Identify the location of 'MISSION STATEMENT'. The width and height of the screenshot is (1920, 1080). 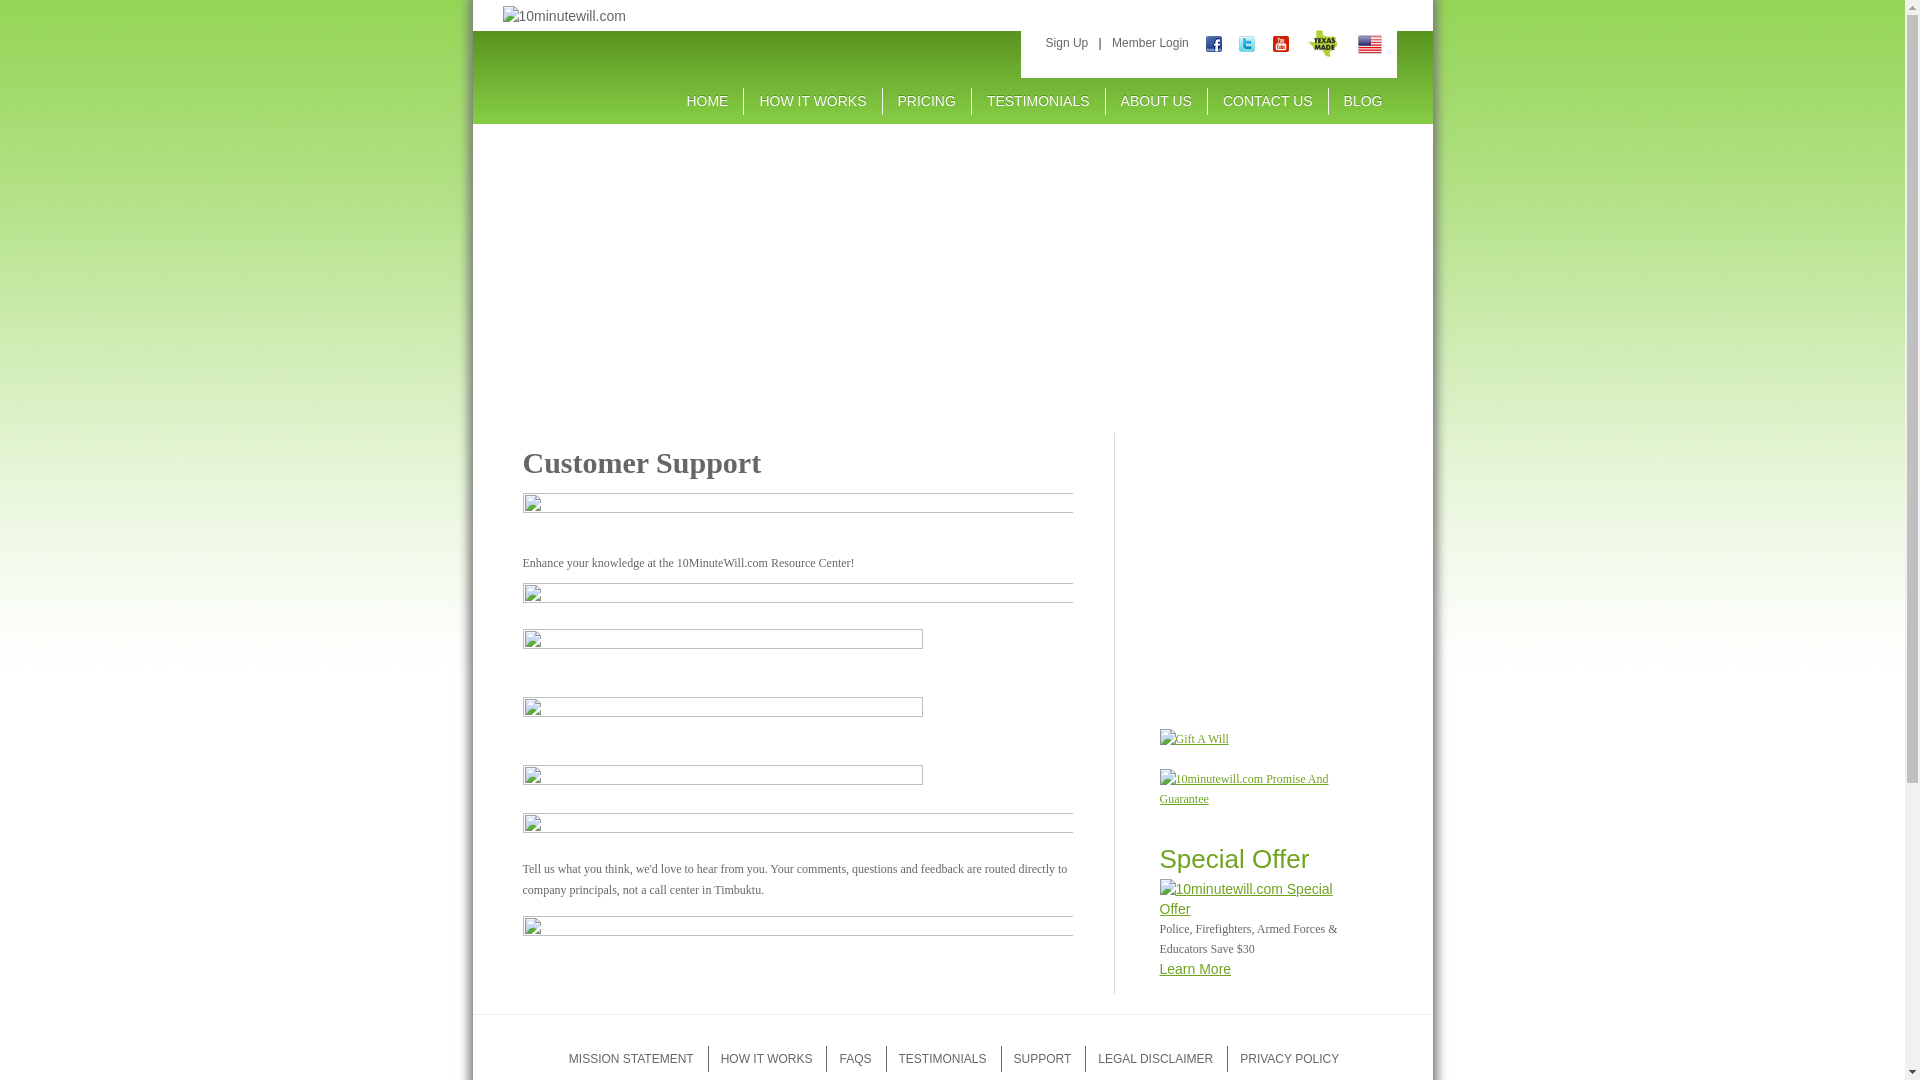
(630, 1058).